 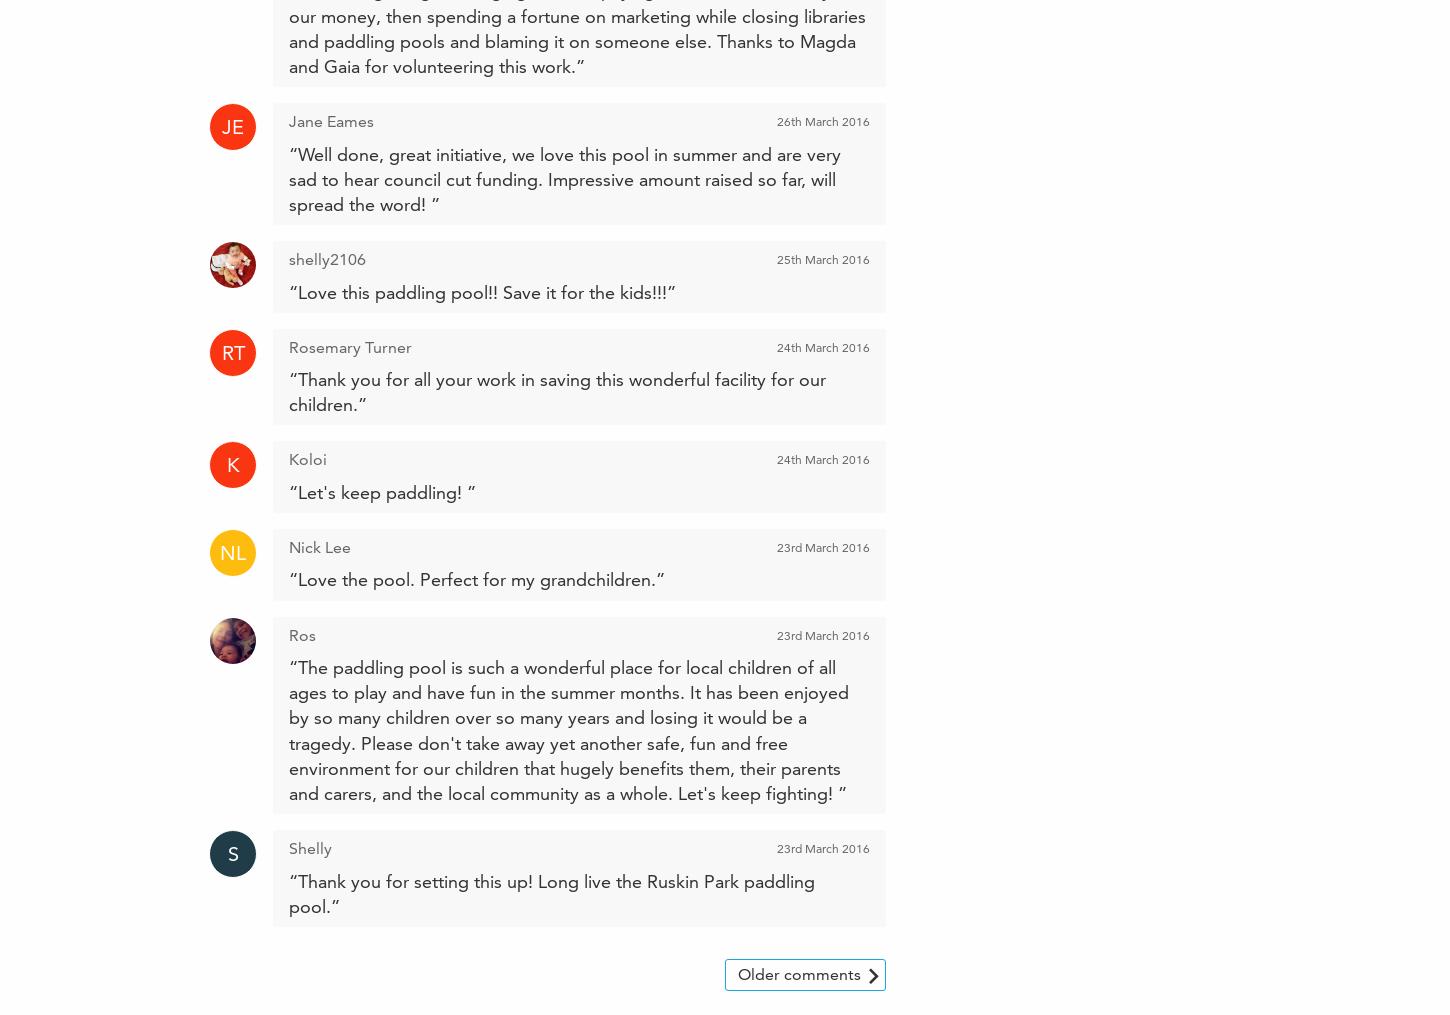 What do you see at coordinates (320, 547) in the screenshot?
I see `'Nick Lee'` at bounding box center [320, 547].